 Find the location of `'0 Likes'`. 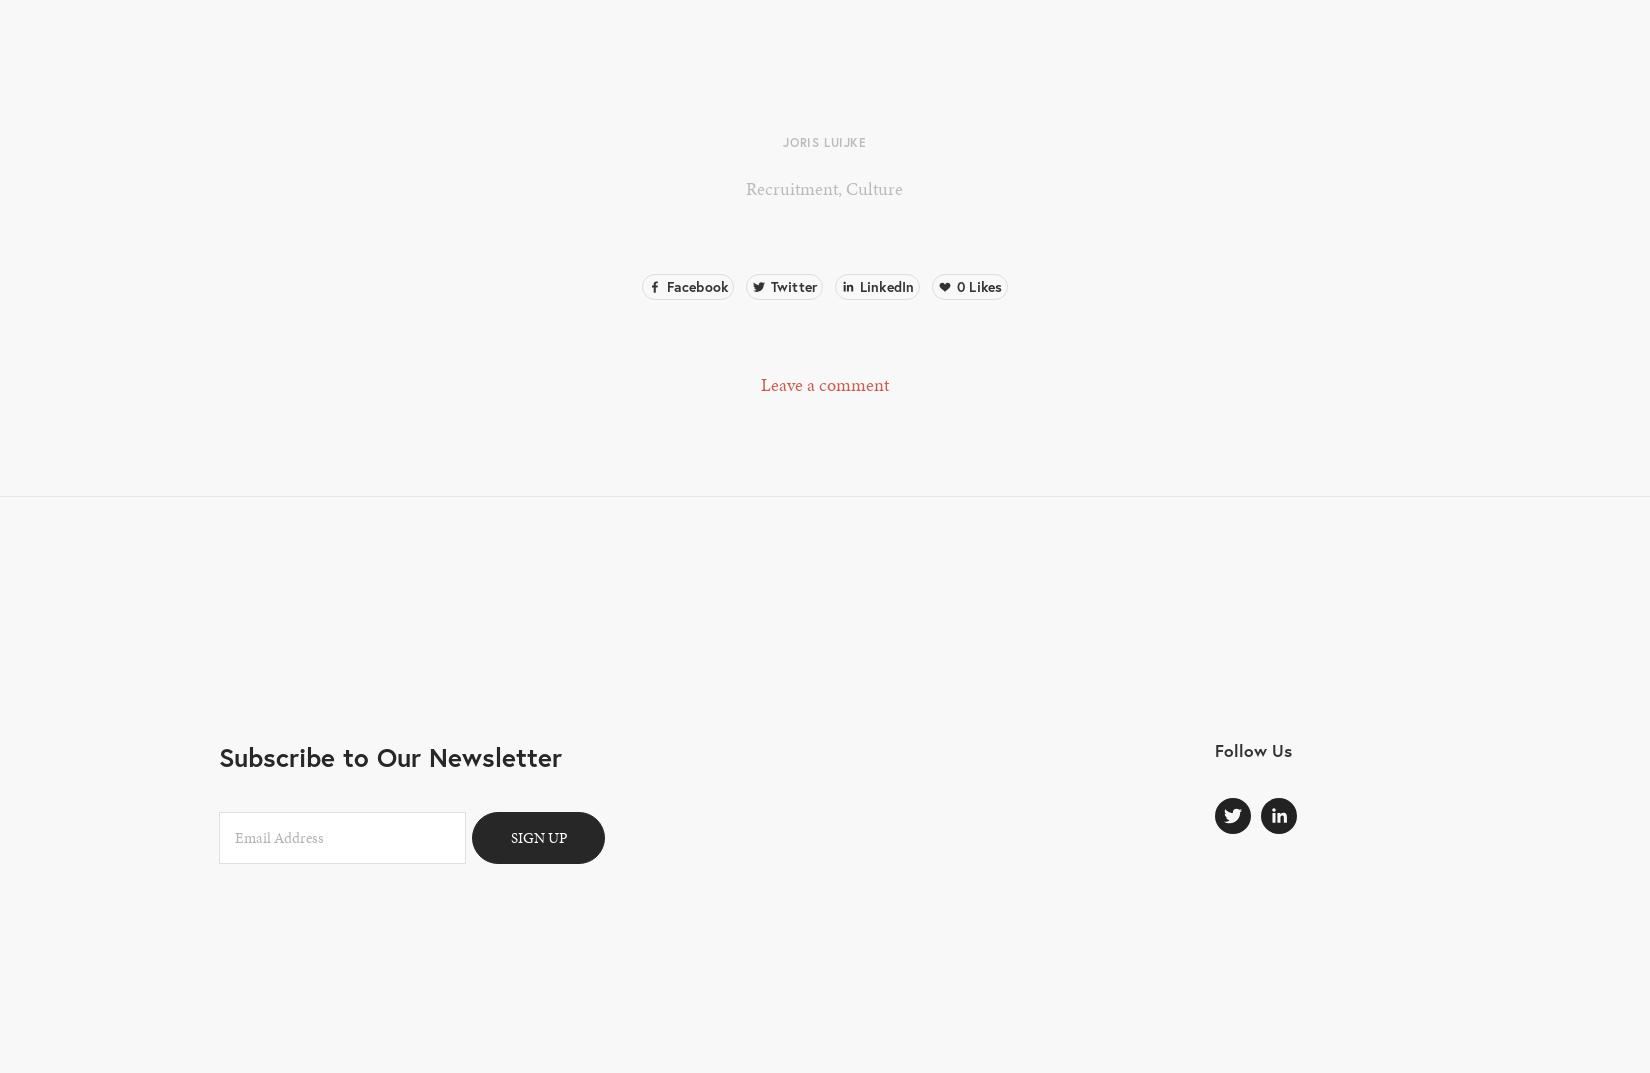

'0 Likes' is located at coordinates (979, 285).